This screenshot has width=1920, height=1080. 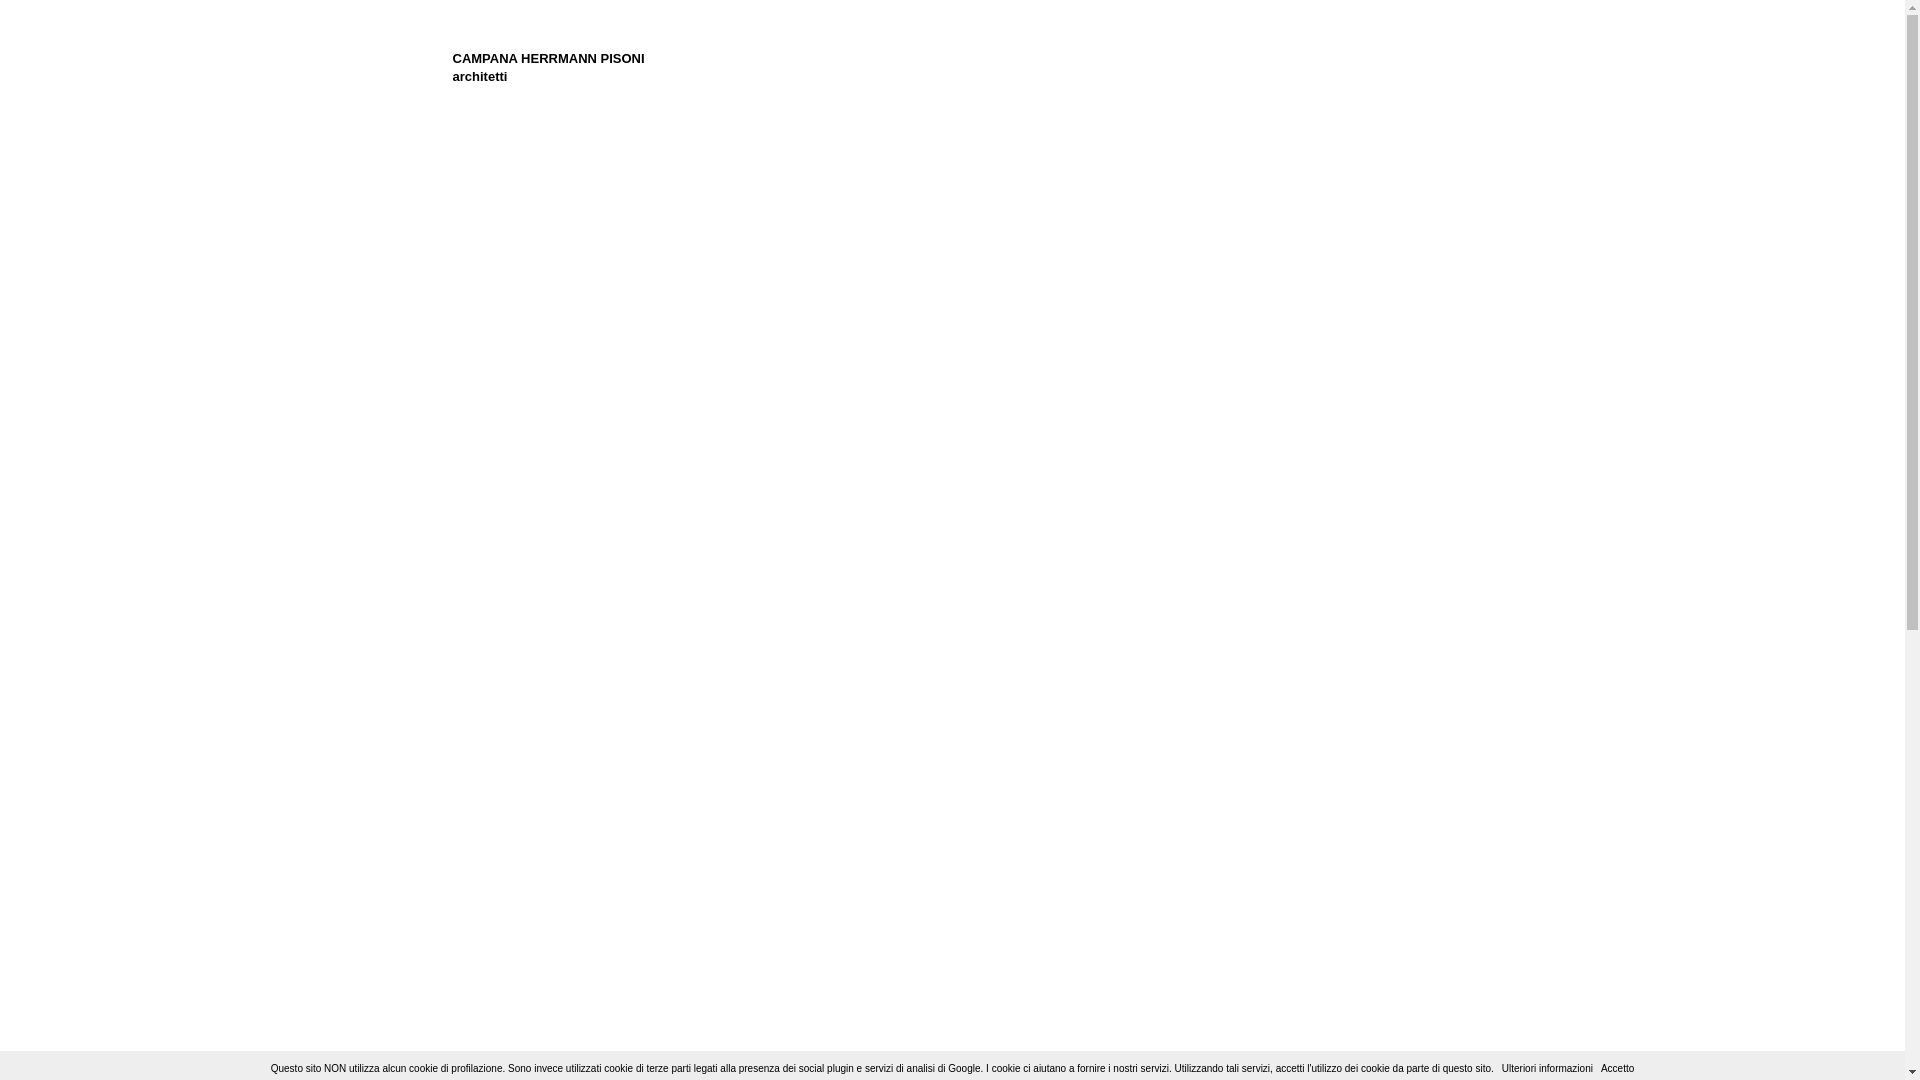 I want to click on 'Accetto', so click(x=1601, y=1067).